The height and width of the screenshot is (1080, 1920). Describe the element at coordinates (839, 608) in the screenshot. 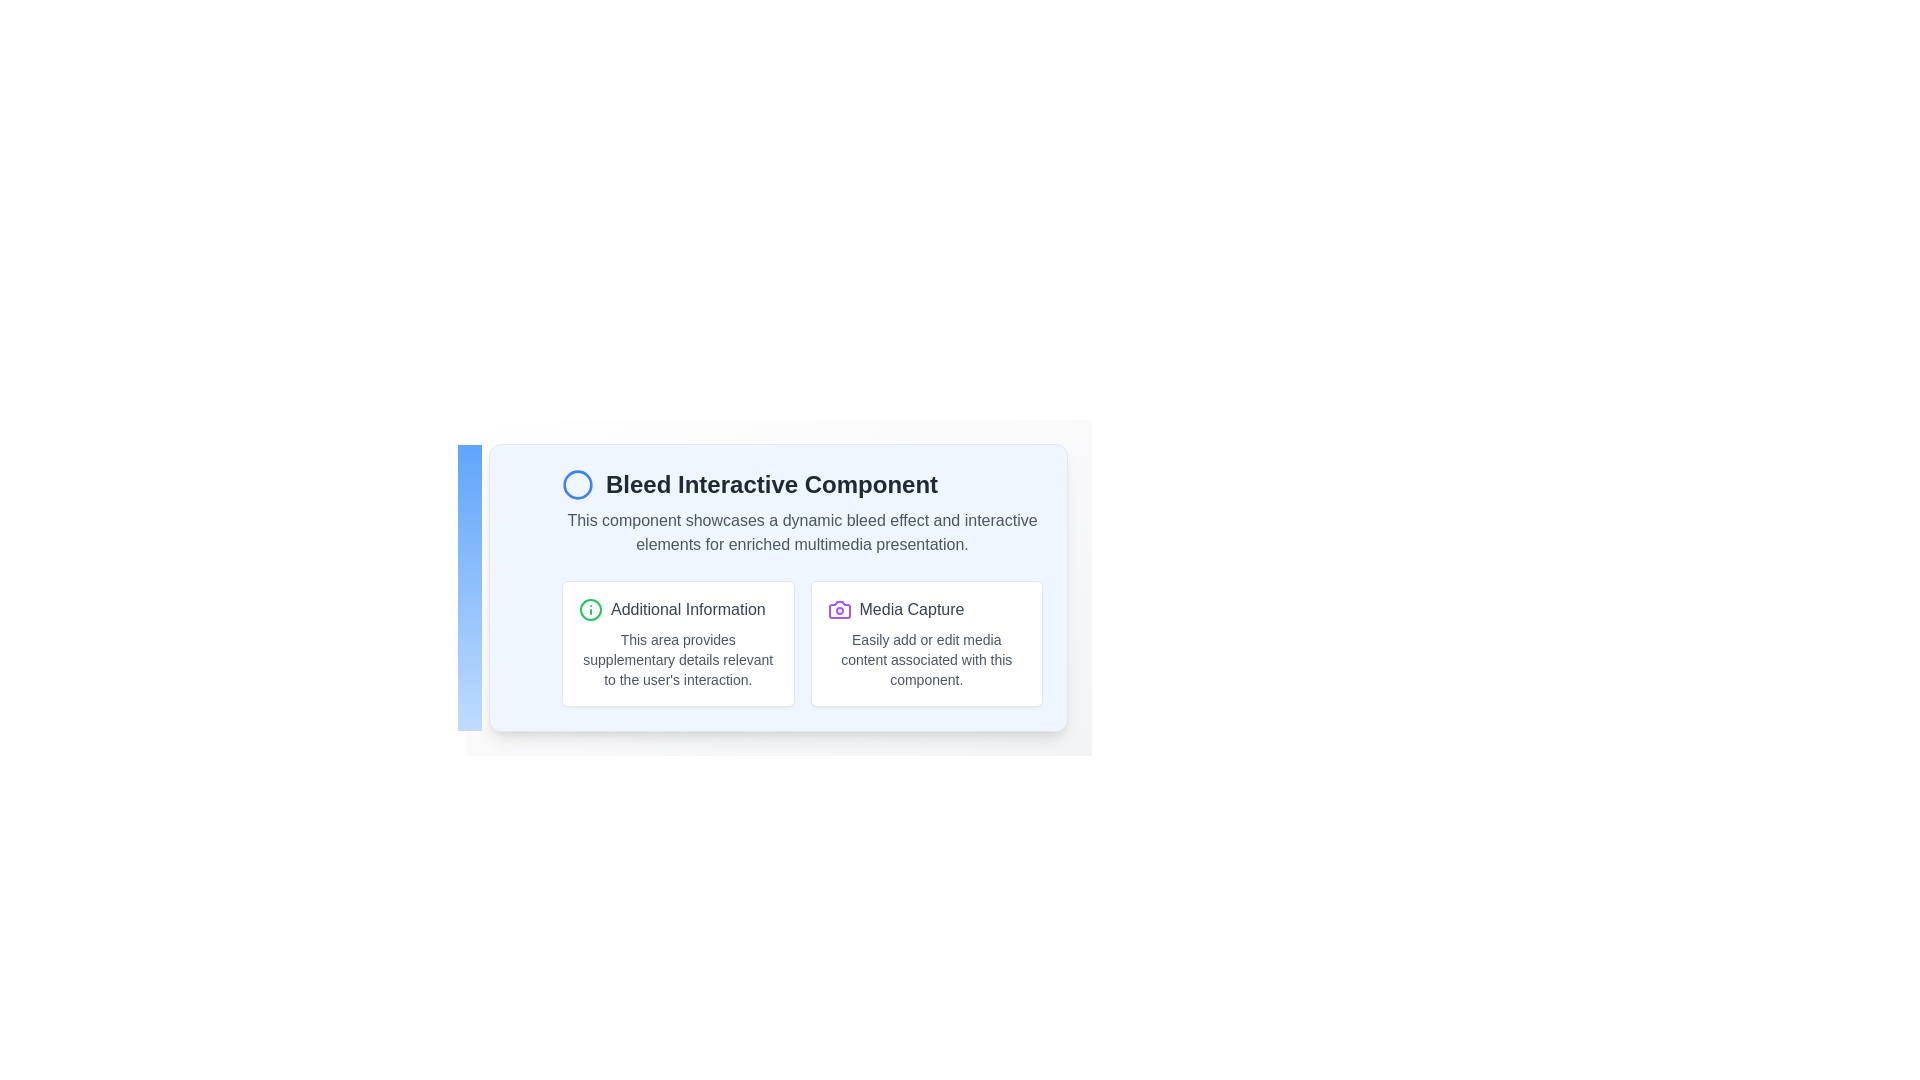

I see `the 'Media Capture' icon, which serves as a visual indicator for adding or editing media content, located on the right-hand side below the 'Bleed Interactive Component' header` at that location.